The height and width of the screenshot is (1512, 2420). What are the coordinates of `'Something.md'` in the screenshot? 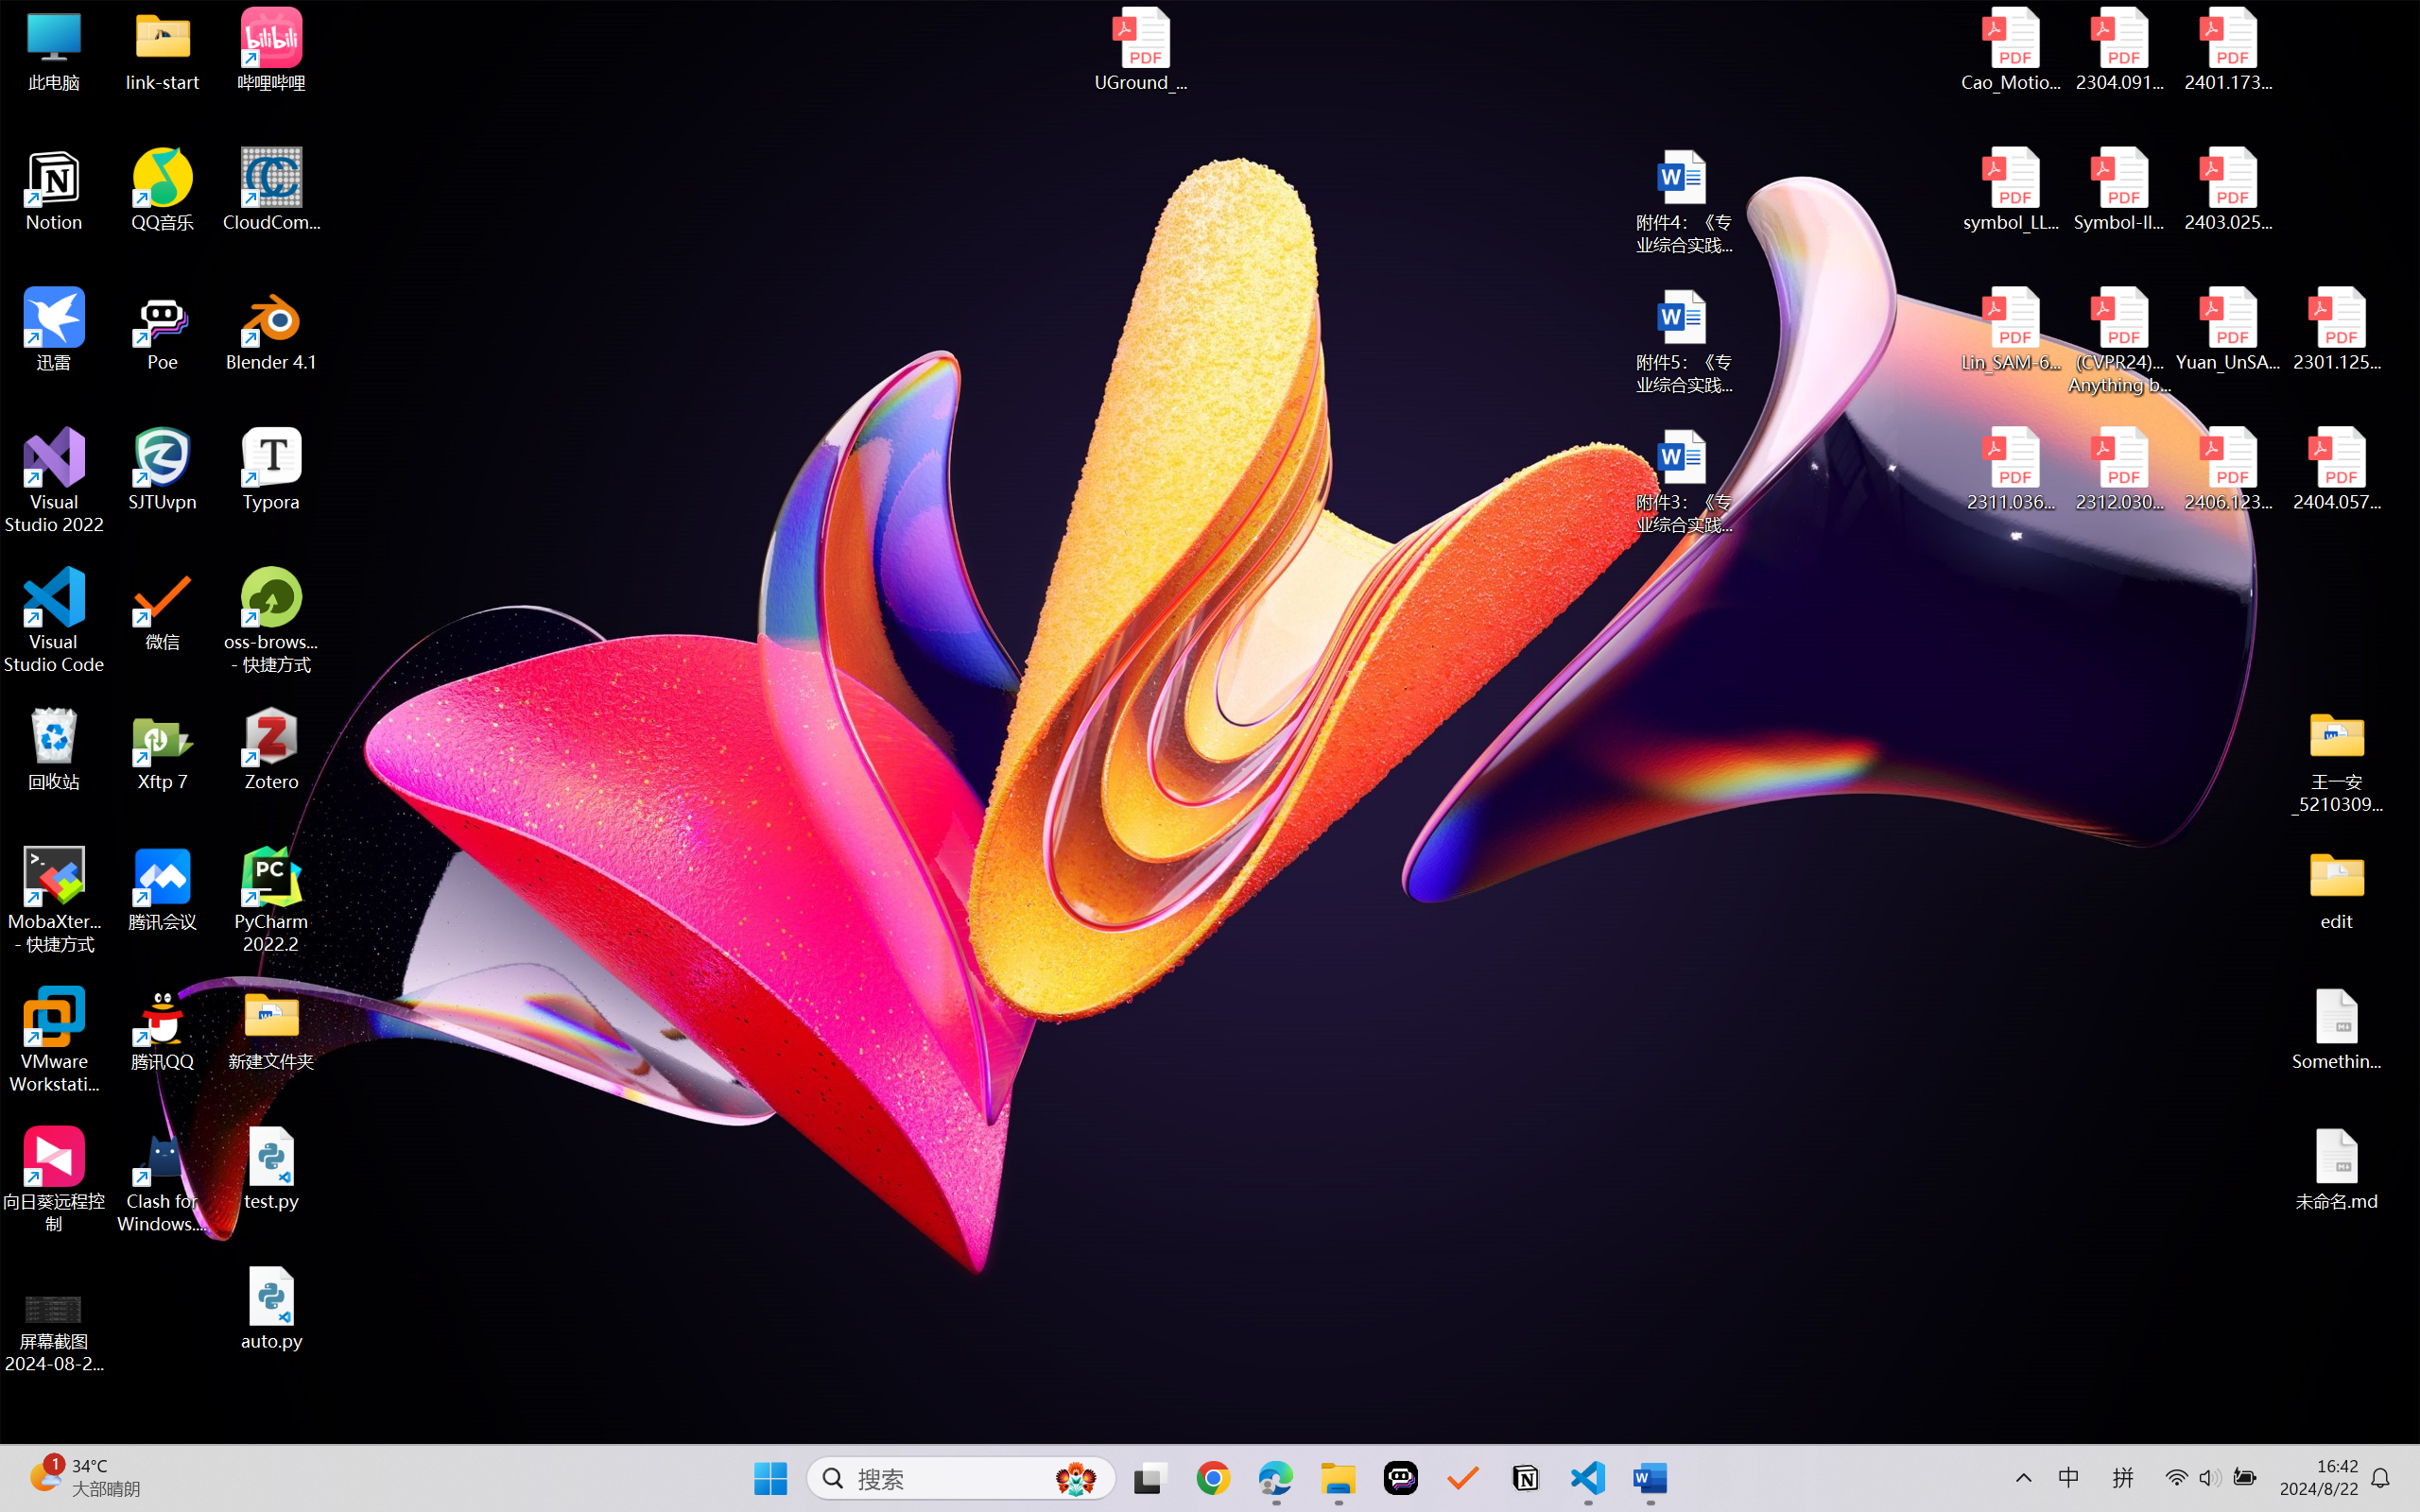 It's located at (2335, 1029).